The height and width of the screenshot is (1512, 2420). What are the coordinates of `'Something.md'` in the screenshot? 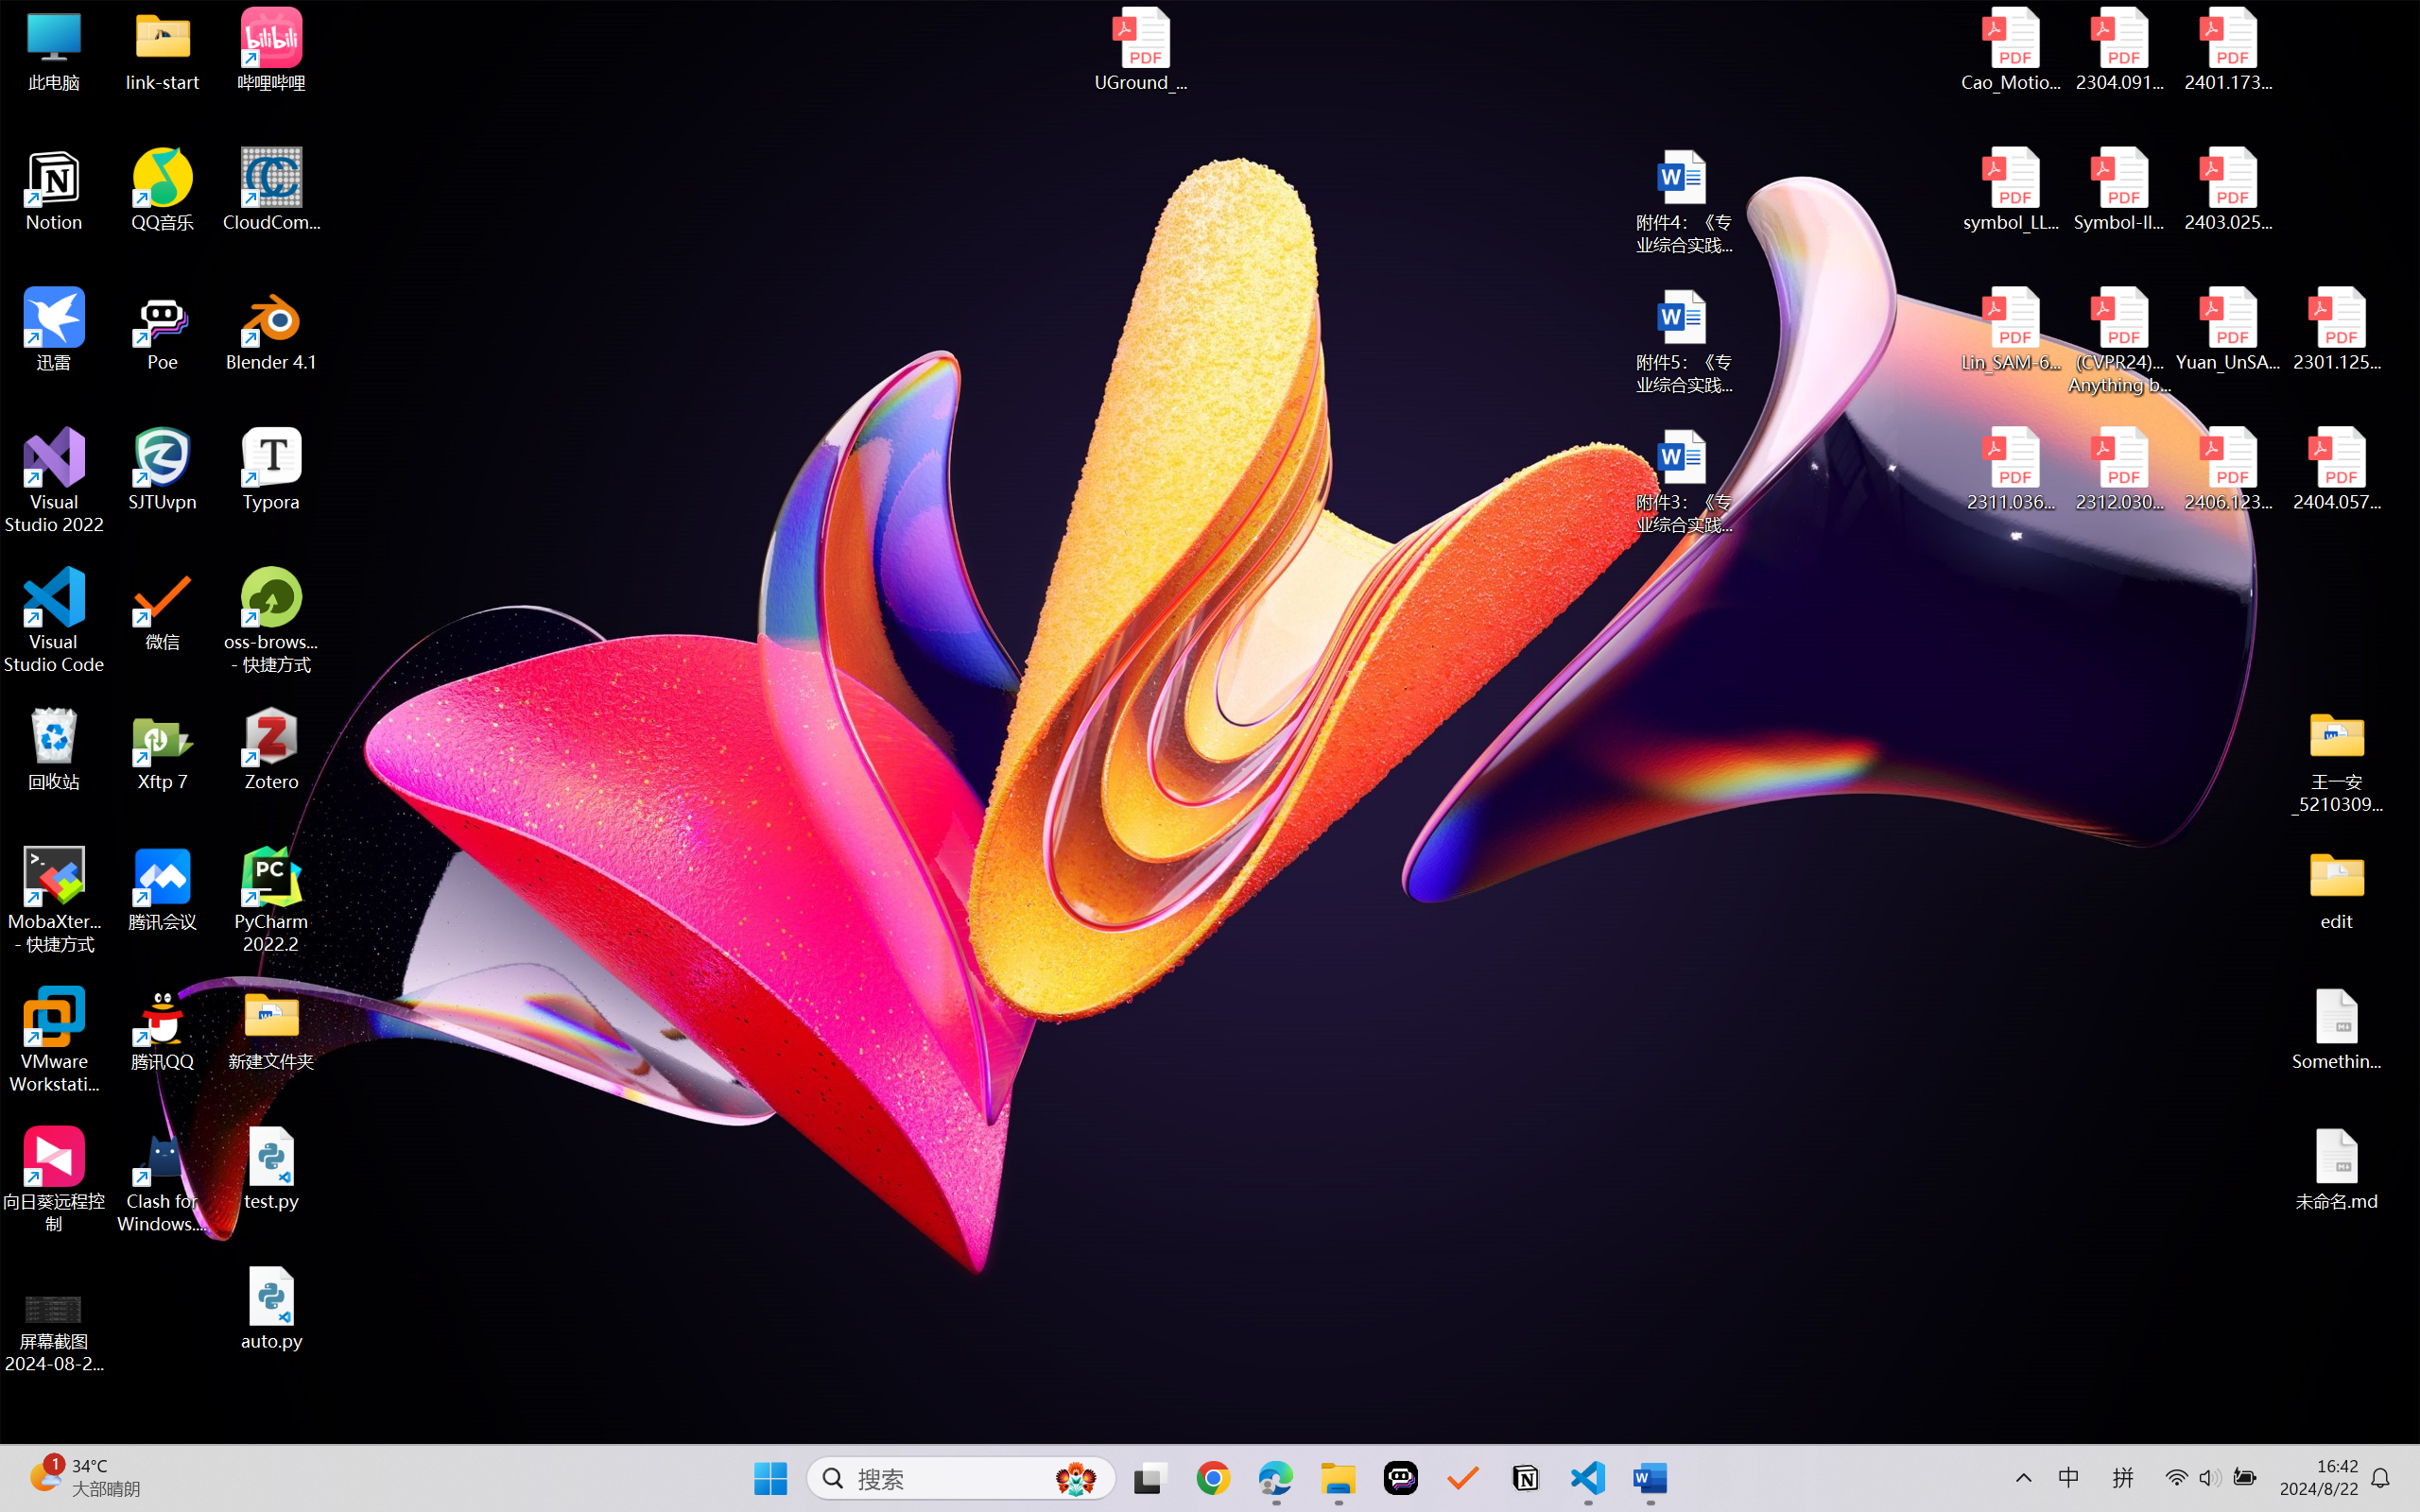 It's located at (2335, 1029).